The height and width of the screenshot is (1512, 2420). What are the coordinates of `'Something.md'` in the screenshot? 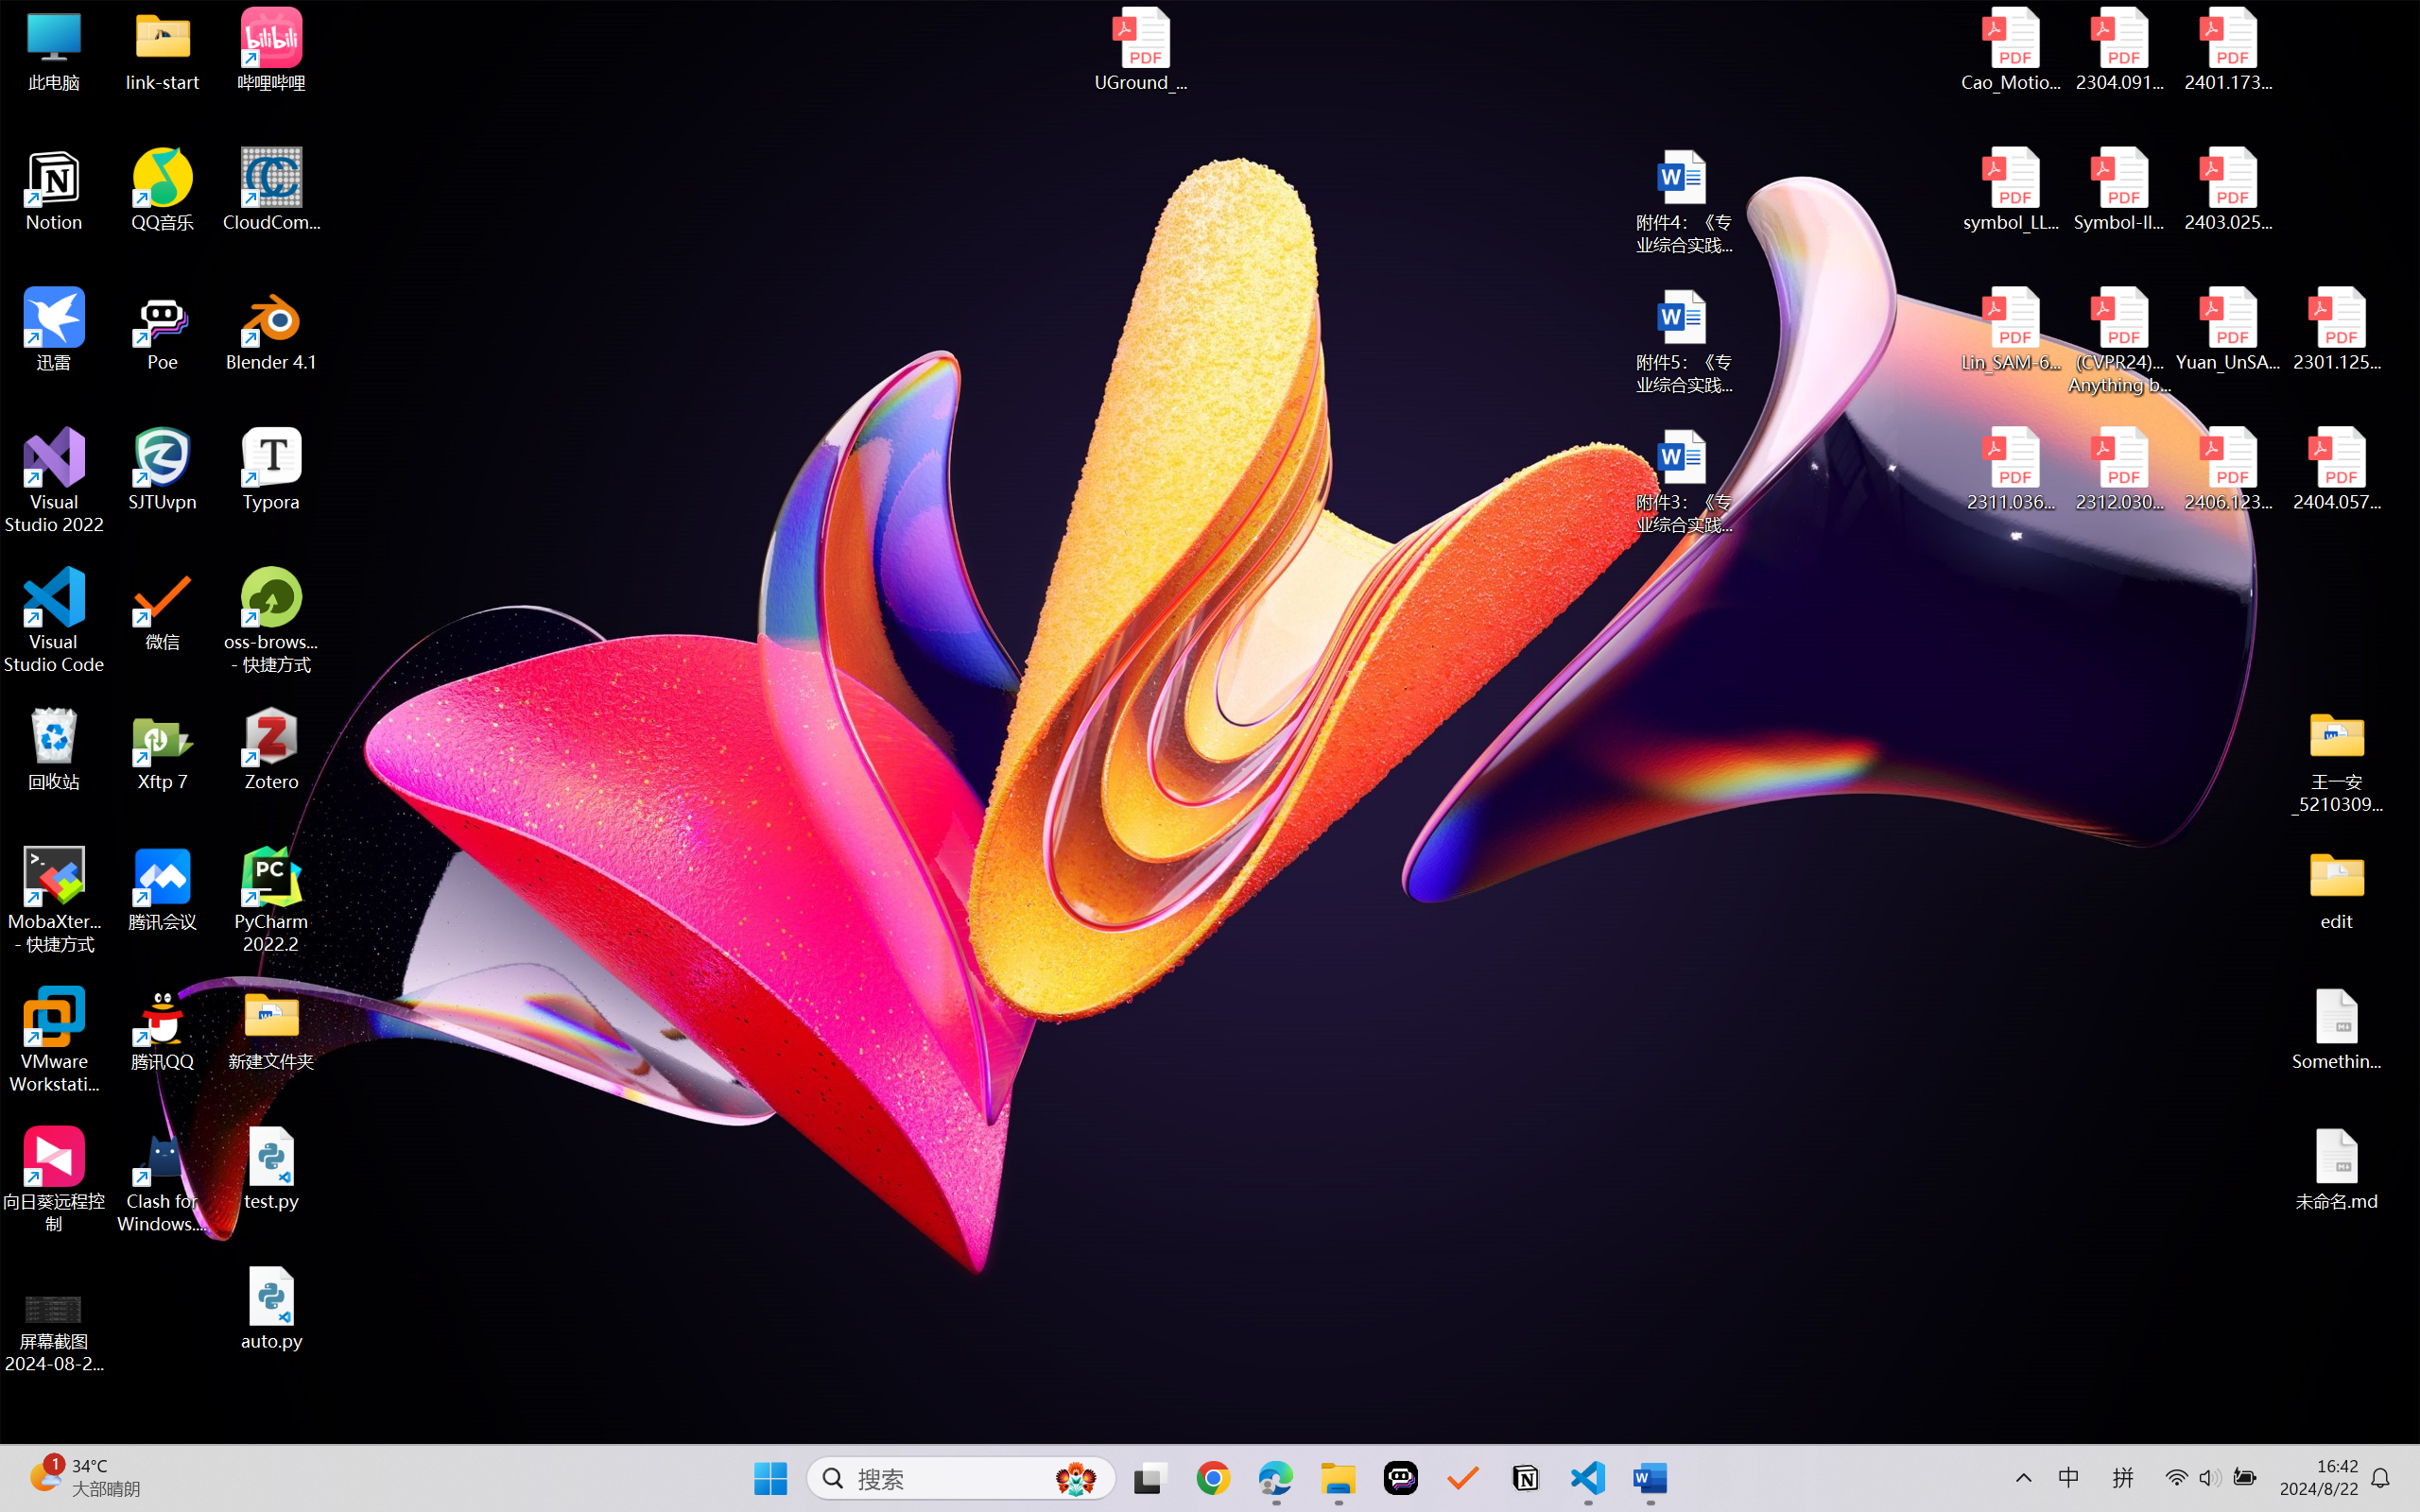 It's located at (2335, 1029).